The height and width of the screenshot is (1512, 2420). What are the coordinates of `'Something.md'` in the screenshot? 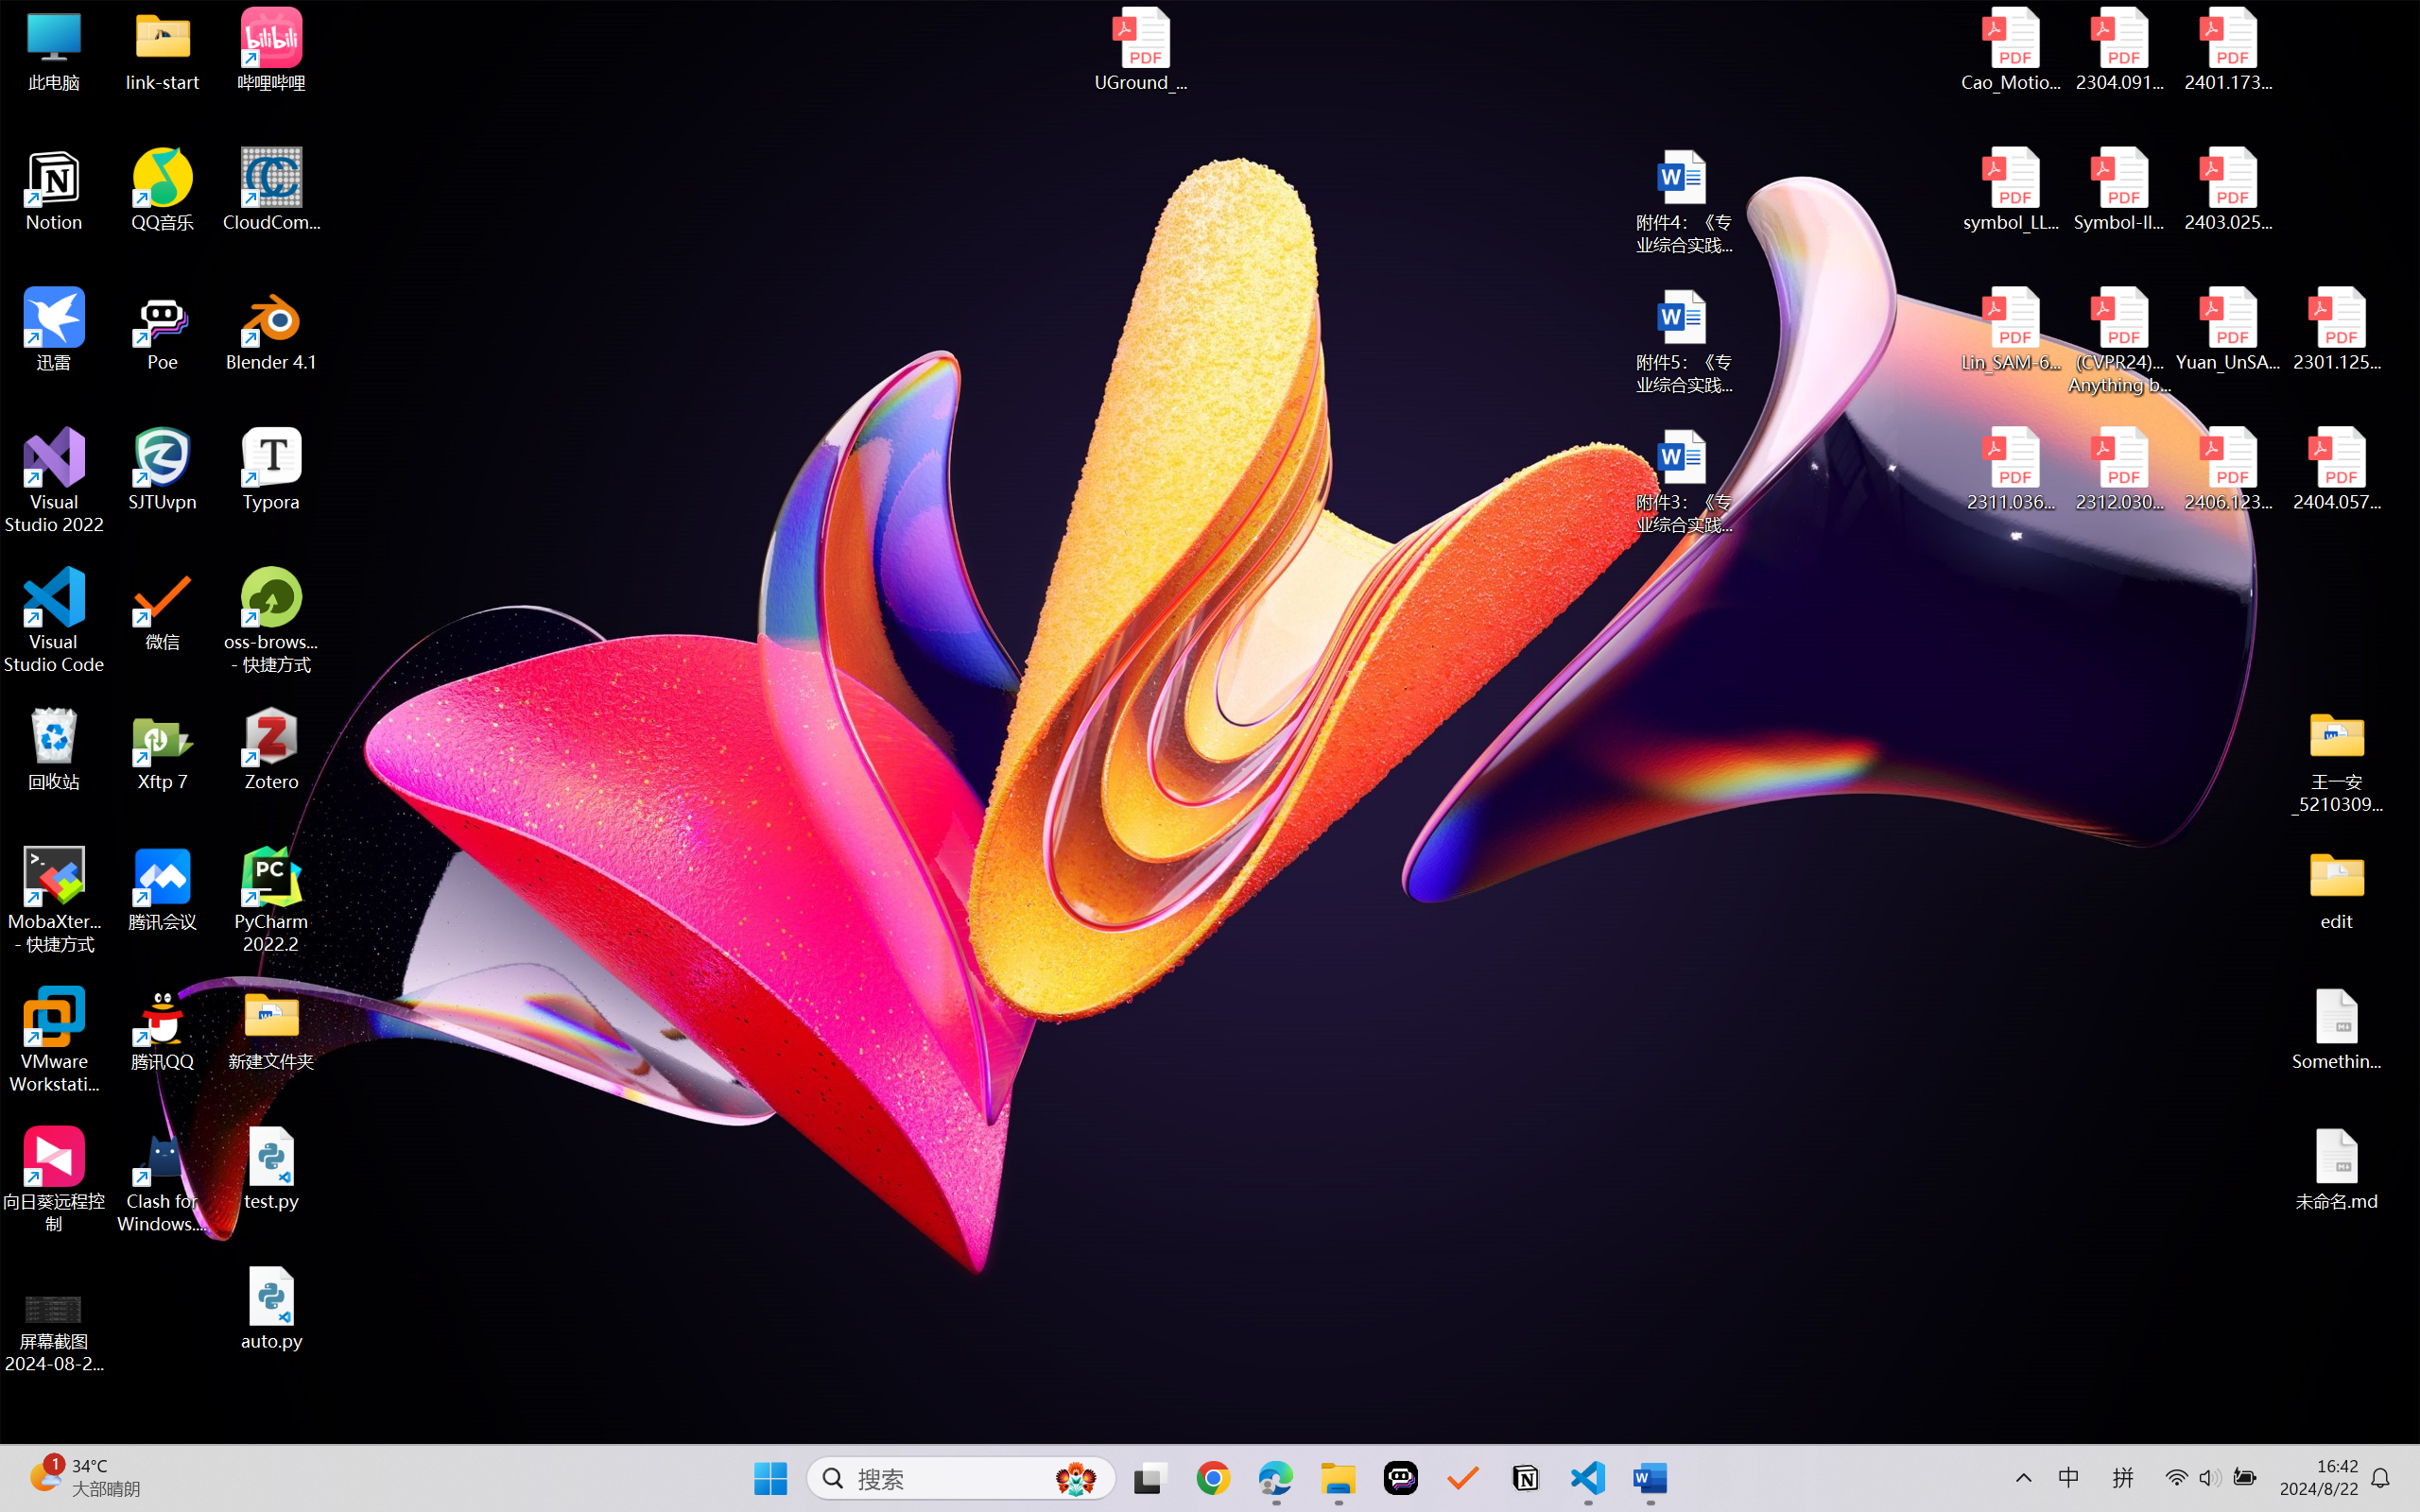 It's located at (2335, 1029).